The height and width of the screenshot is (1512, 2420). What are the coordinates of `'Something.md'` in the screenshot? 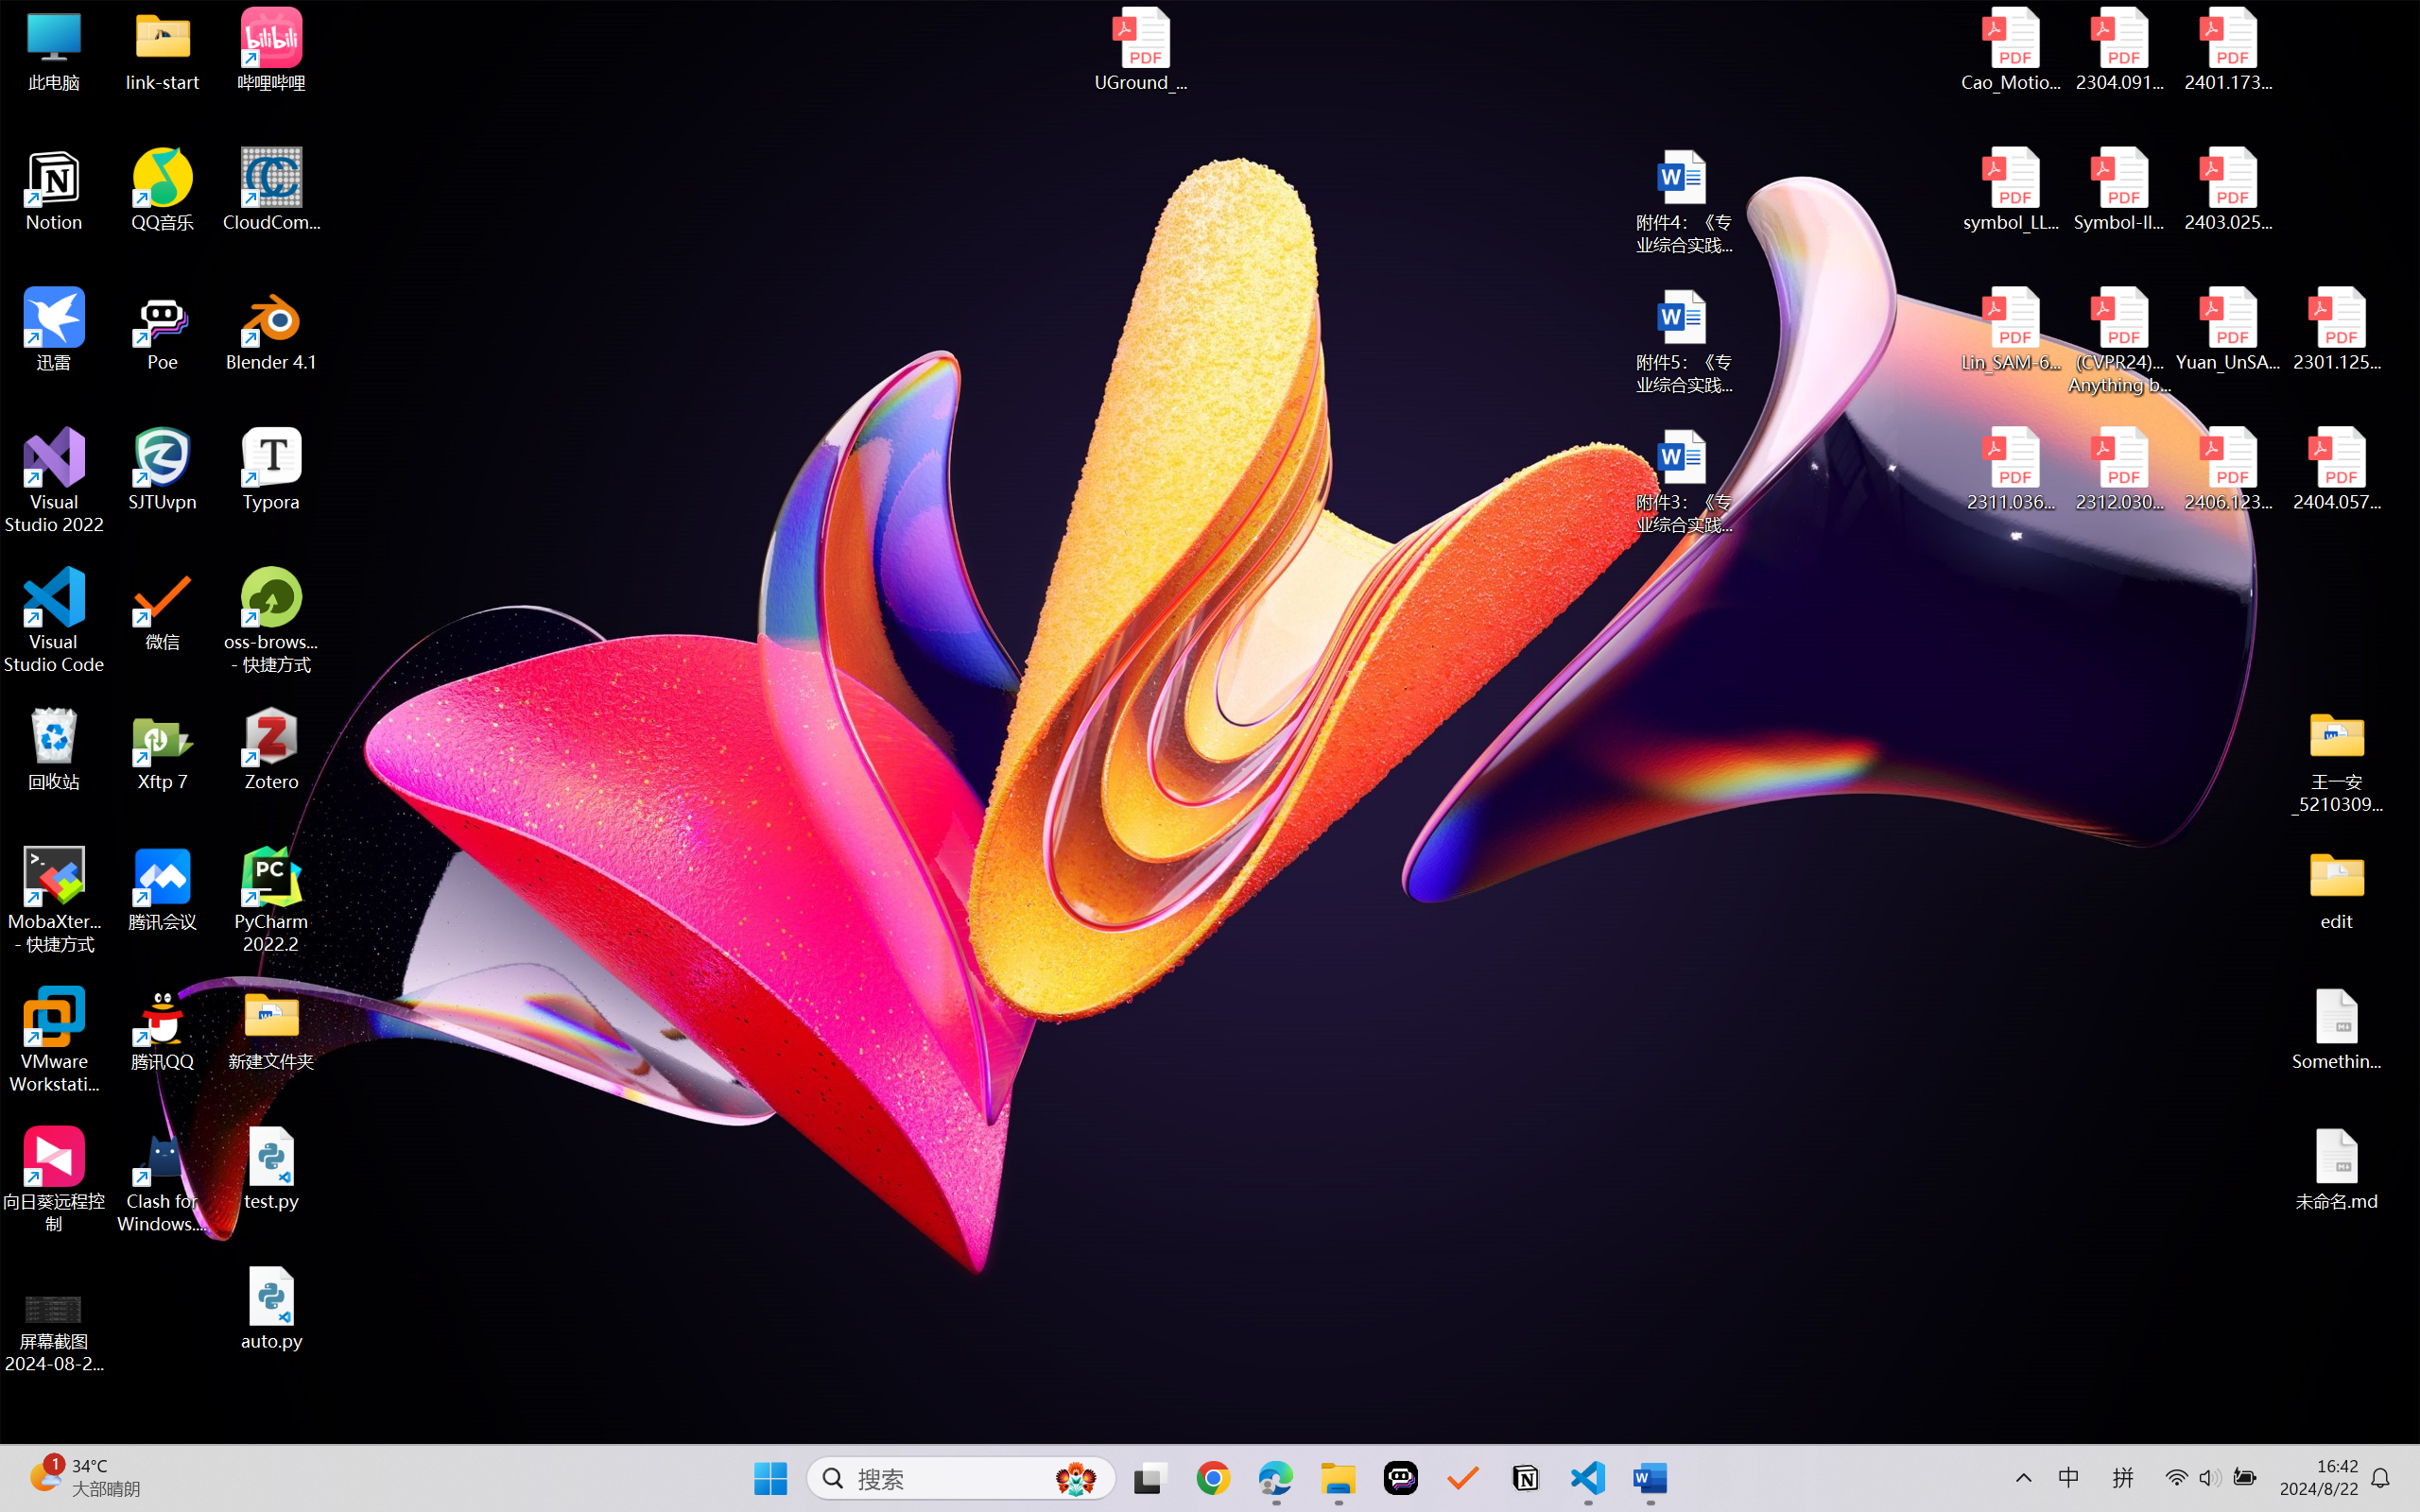 It's located at (2335, 1029).